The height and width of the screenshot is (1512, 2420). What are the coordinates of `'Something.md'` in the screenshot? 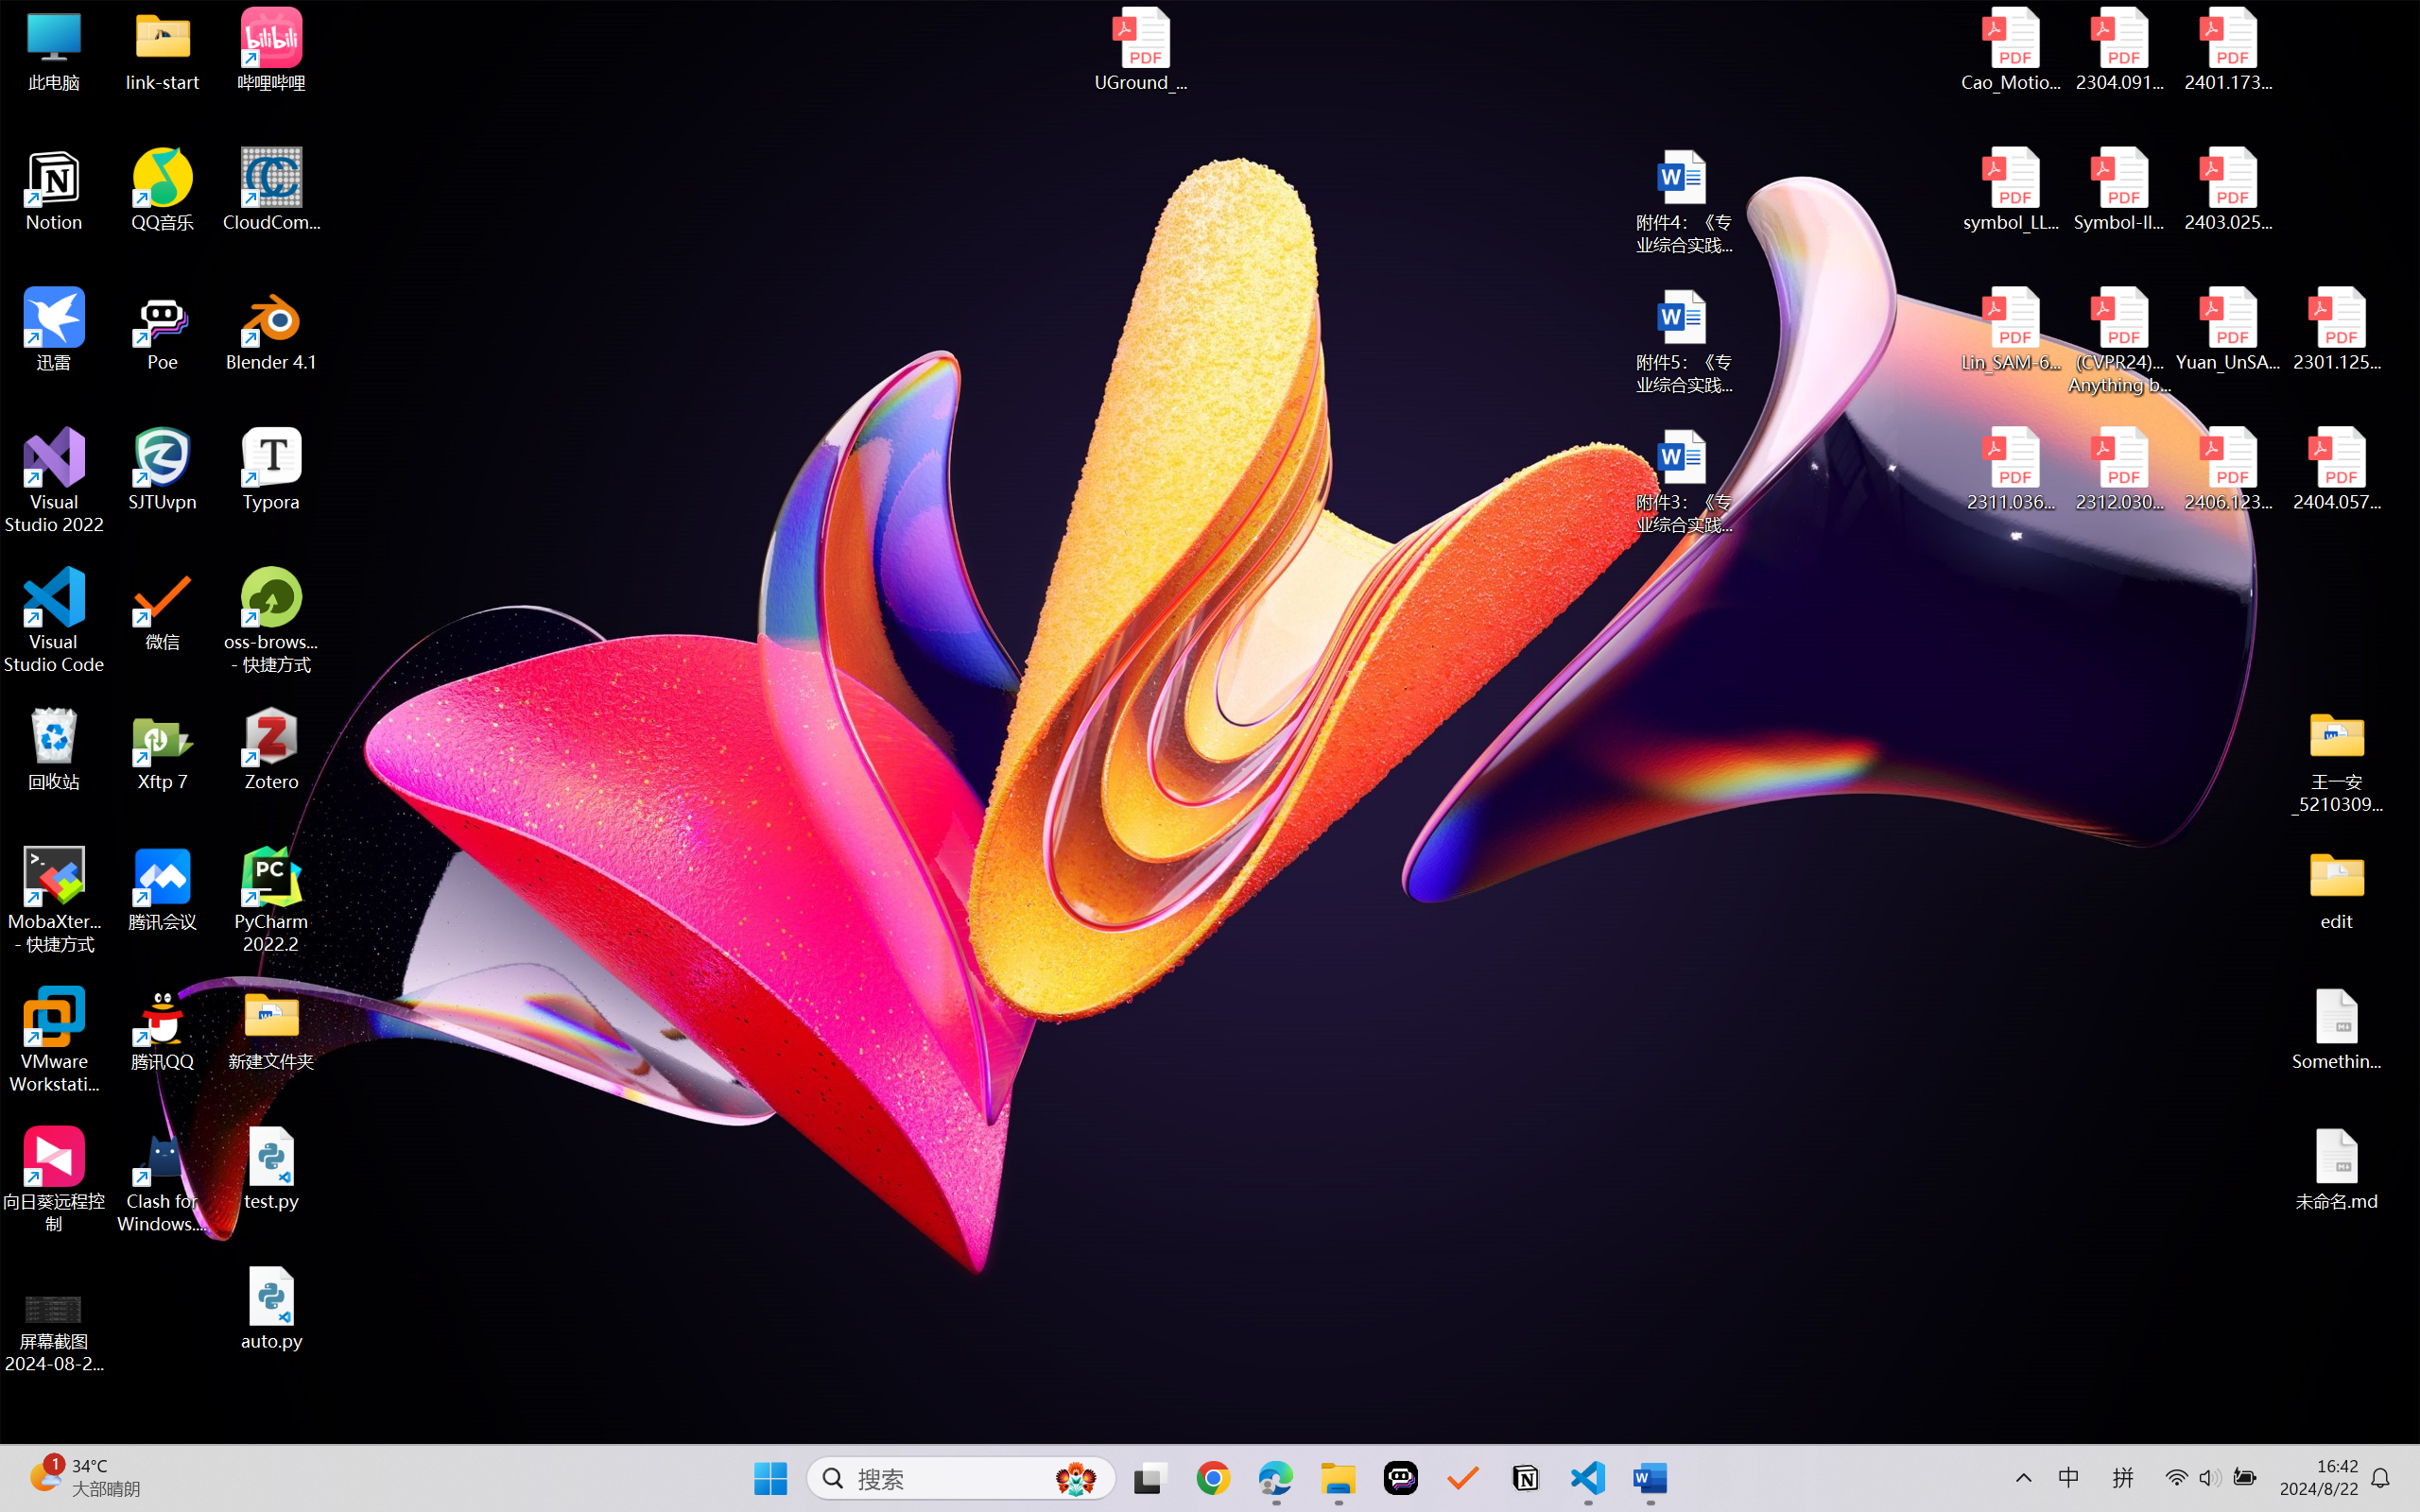 It's located at (2335, 1029).